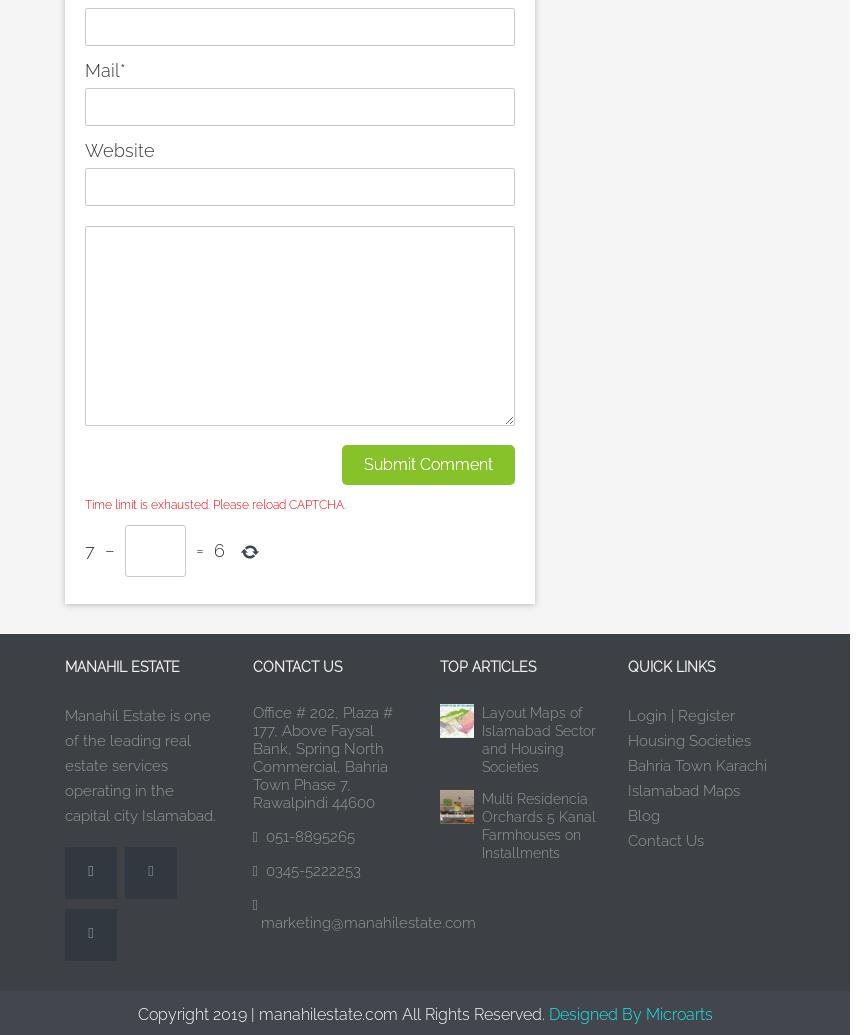 This screenshot has height=1035, width=865. I want to click on 'Copyright 2019 | manahilestate.com All Rights Reserved.', so click(342, 1013).